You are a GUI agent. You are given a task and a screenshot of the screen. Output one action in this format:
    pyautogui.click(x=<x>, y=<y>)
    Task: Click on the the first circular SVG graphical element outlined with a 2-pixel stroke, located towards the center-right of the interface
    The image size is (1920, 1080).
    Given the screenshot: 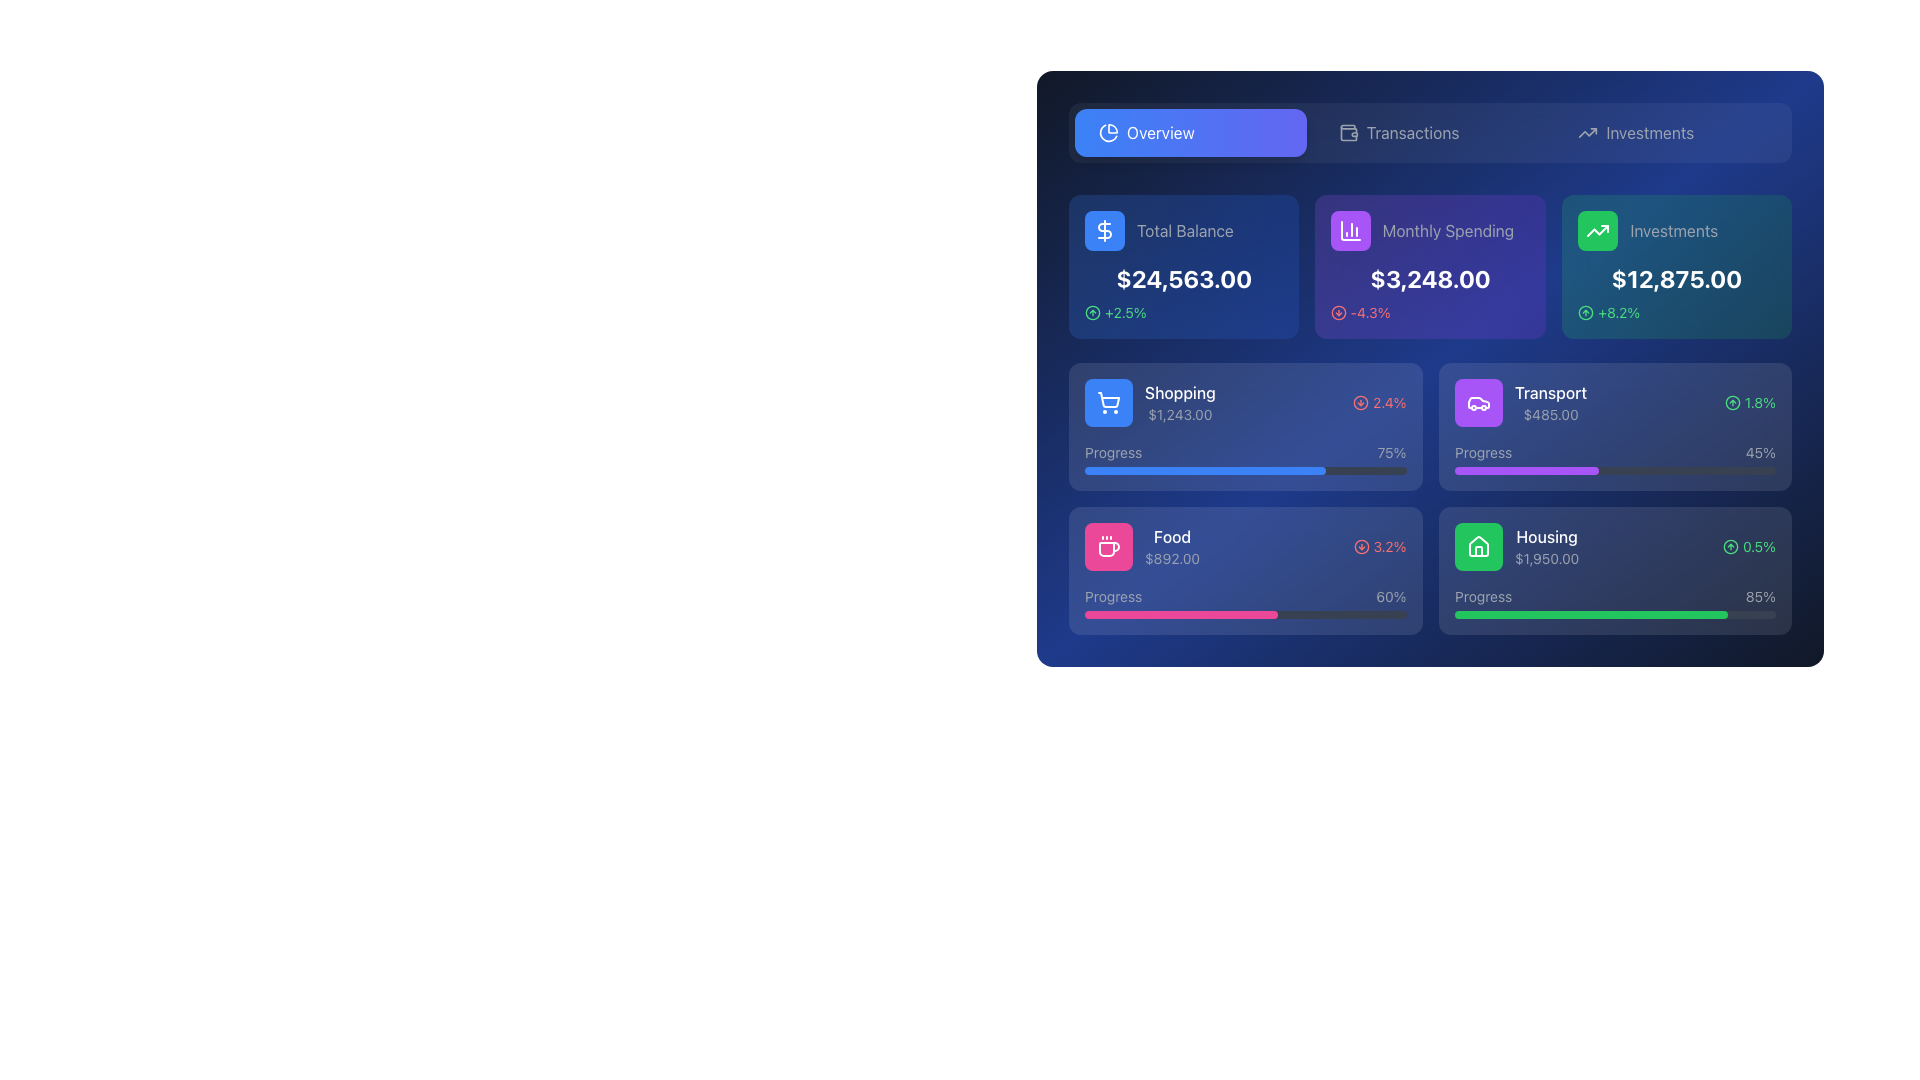 What is the action you would take?
    pyautogui.click(x=1360, y=547)
    